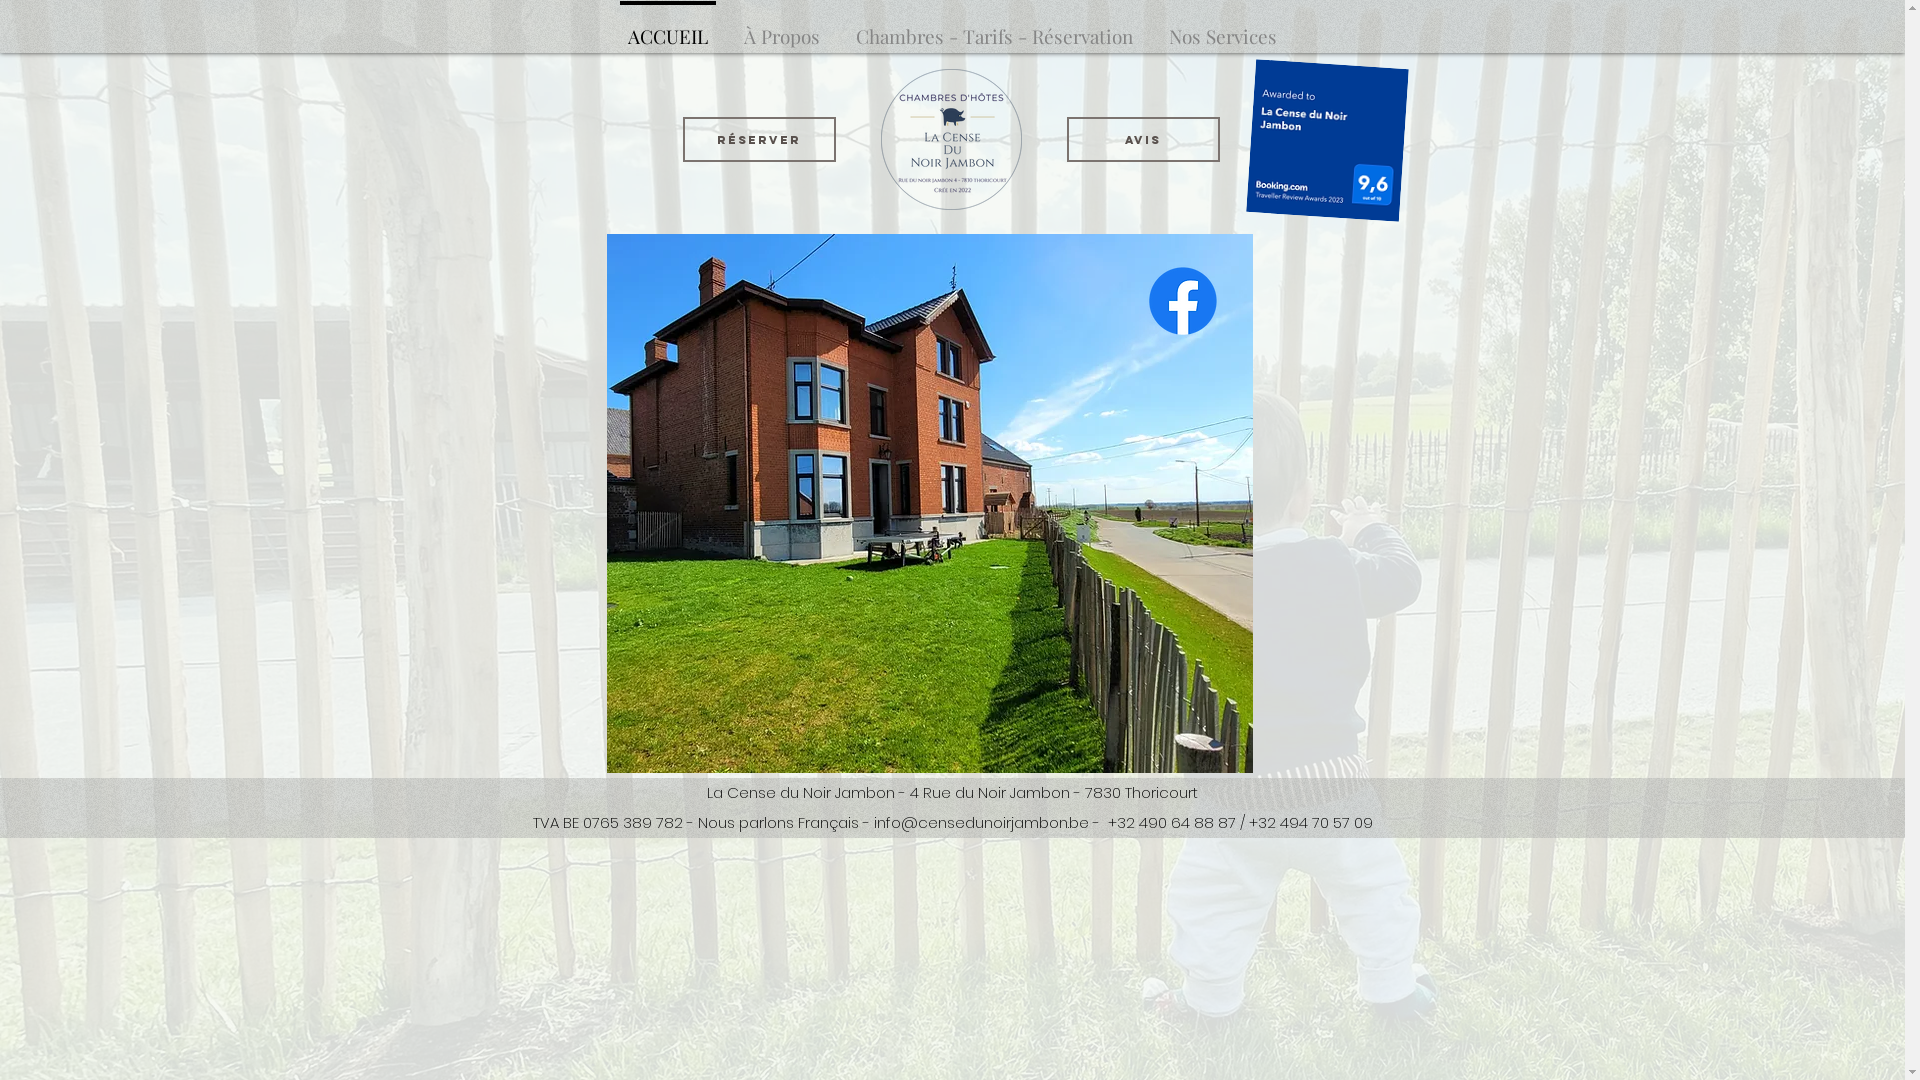  I want to click on 'Avis', so click(1142, 138).